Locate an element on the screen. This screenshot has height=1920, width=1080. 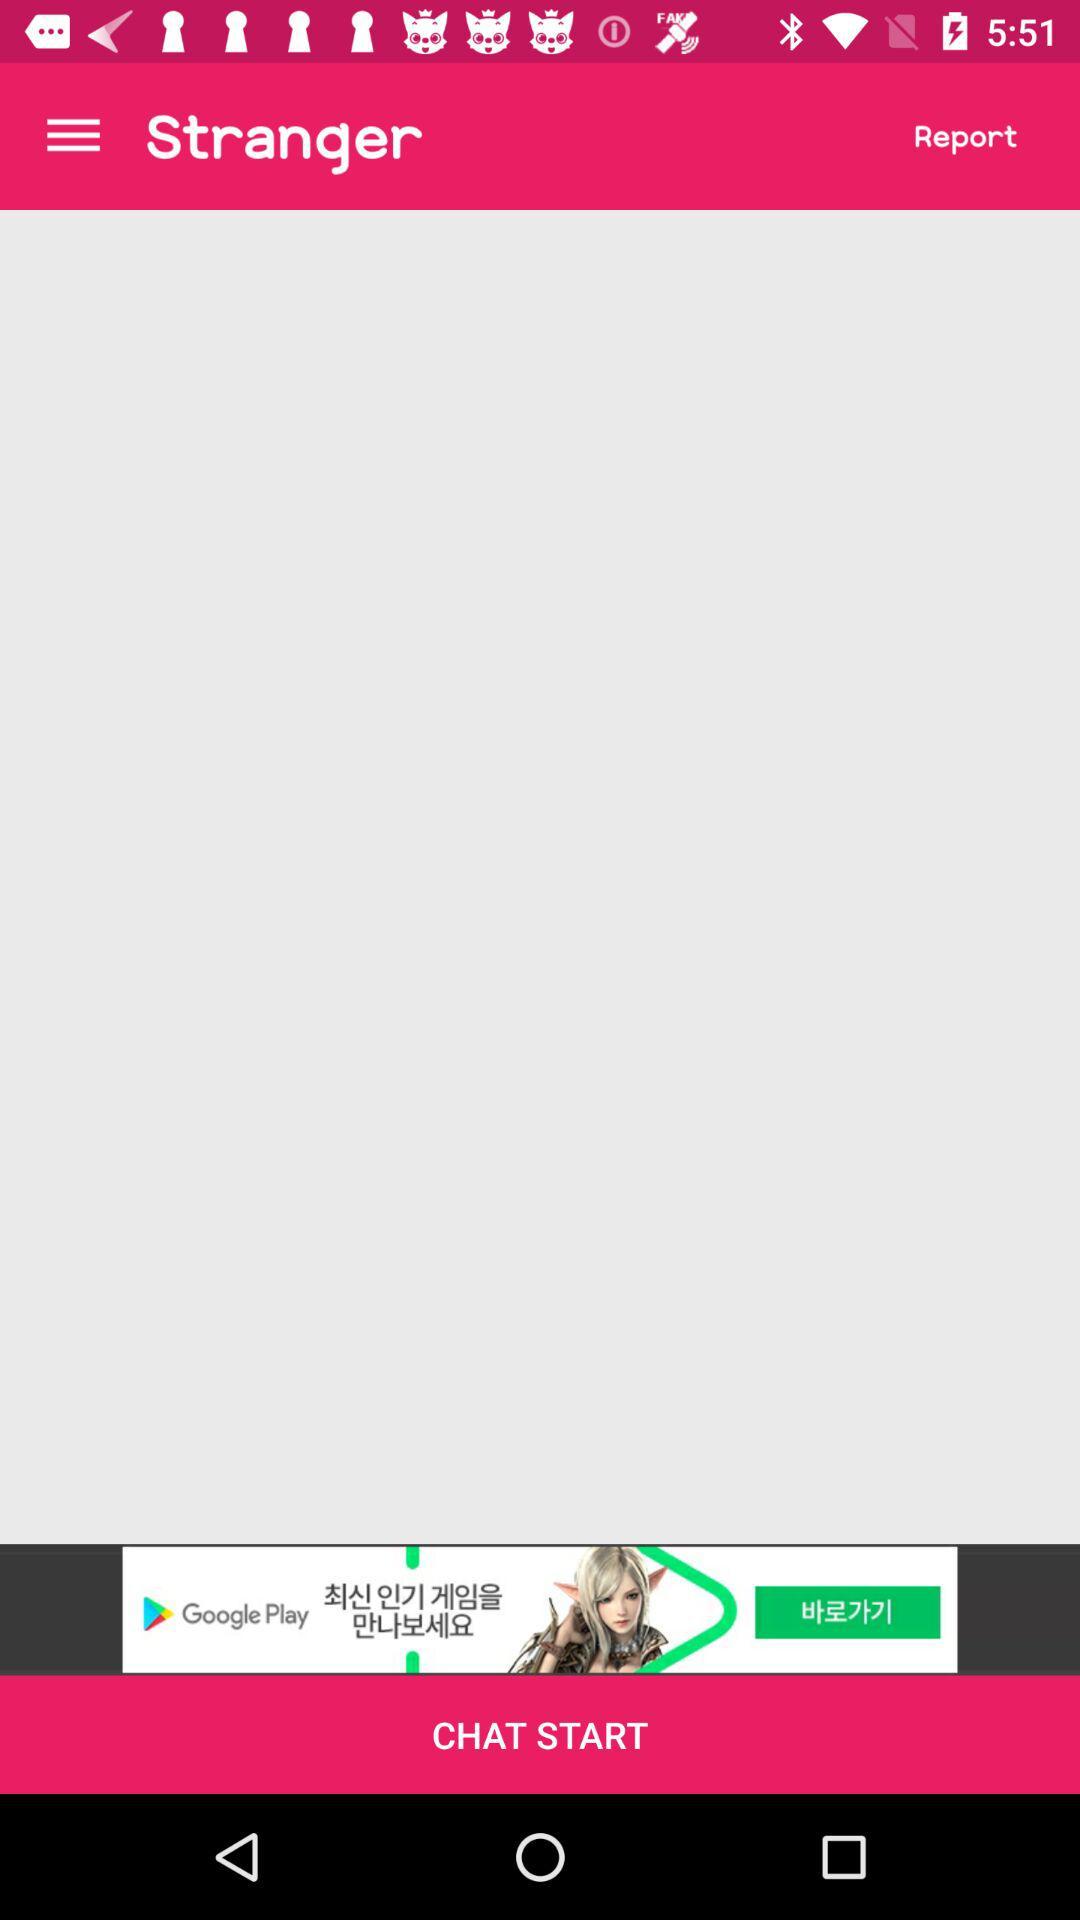
chat start item is located at coordinates (540, 1733).